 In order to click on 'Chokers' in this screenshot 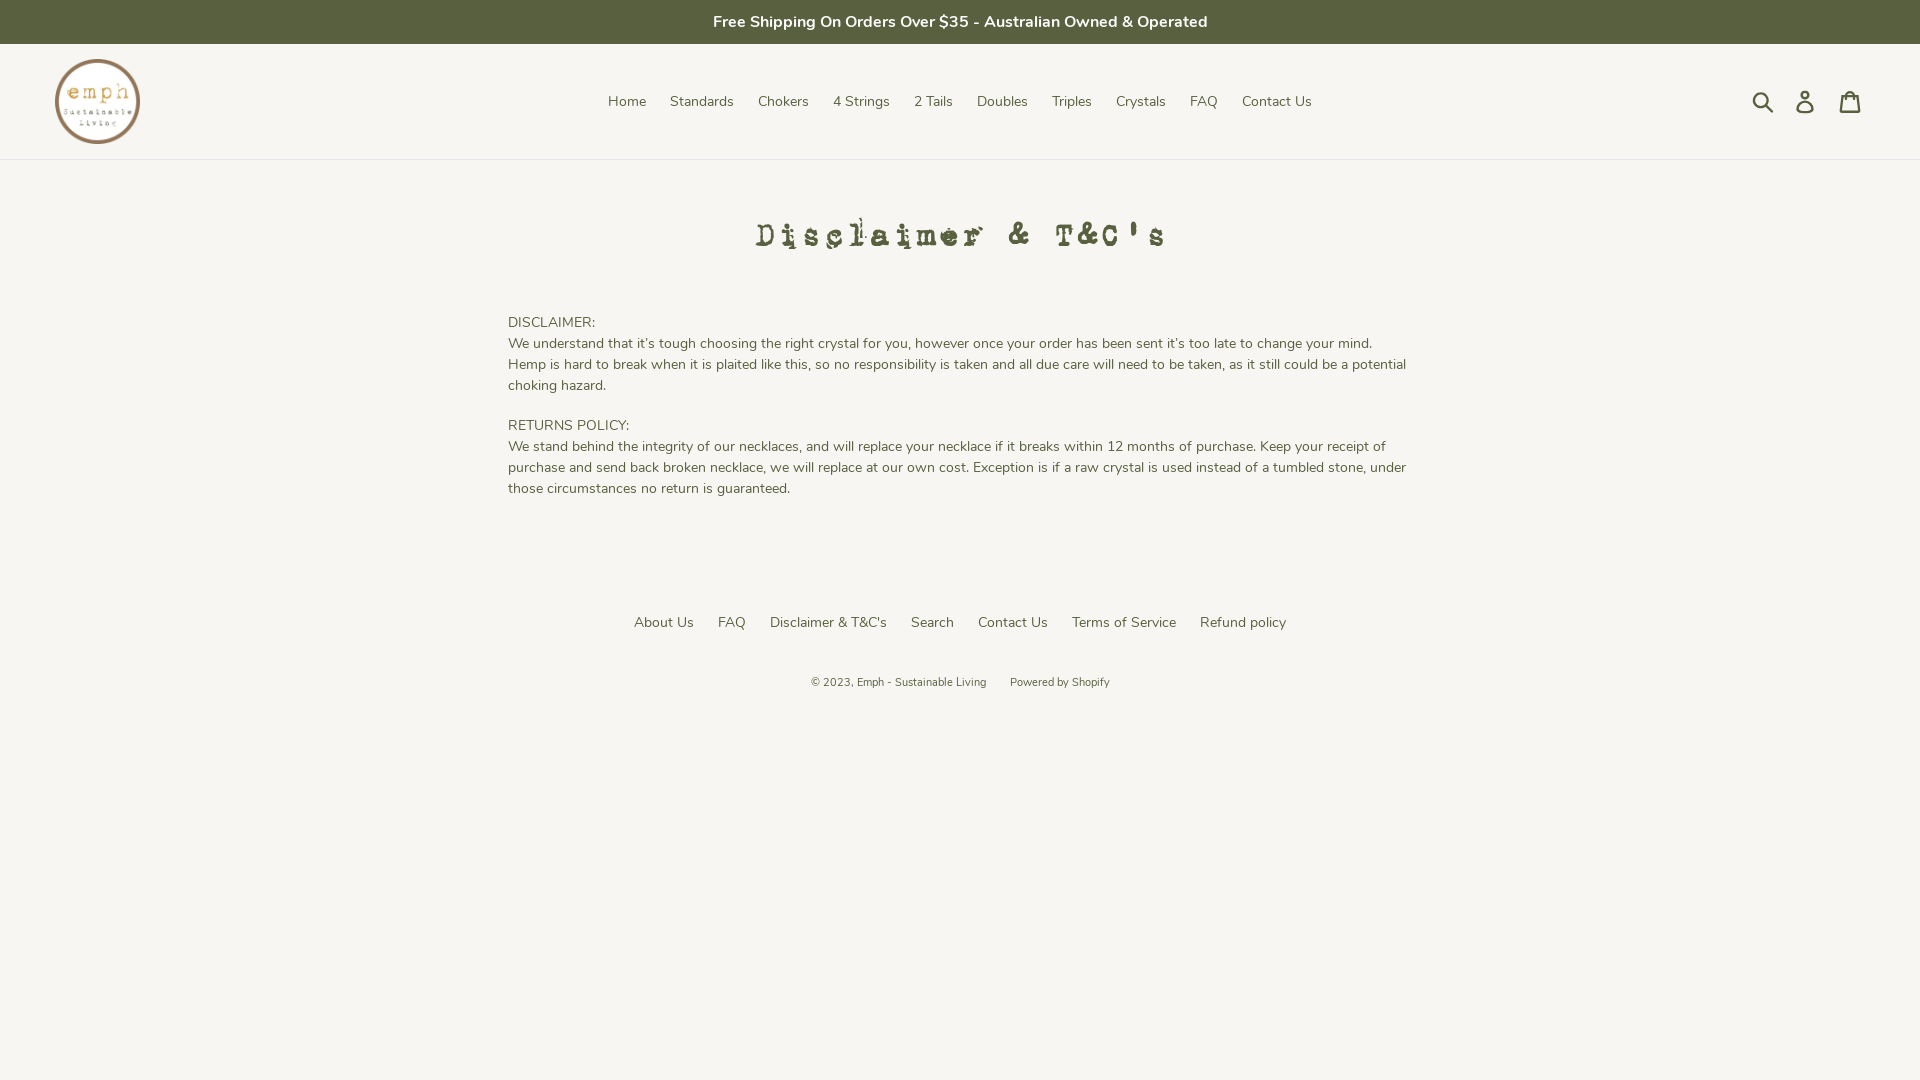, I will do `click(782, 101)`.